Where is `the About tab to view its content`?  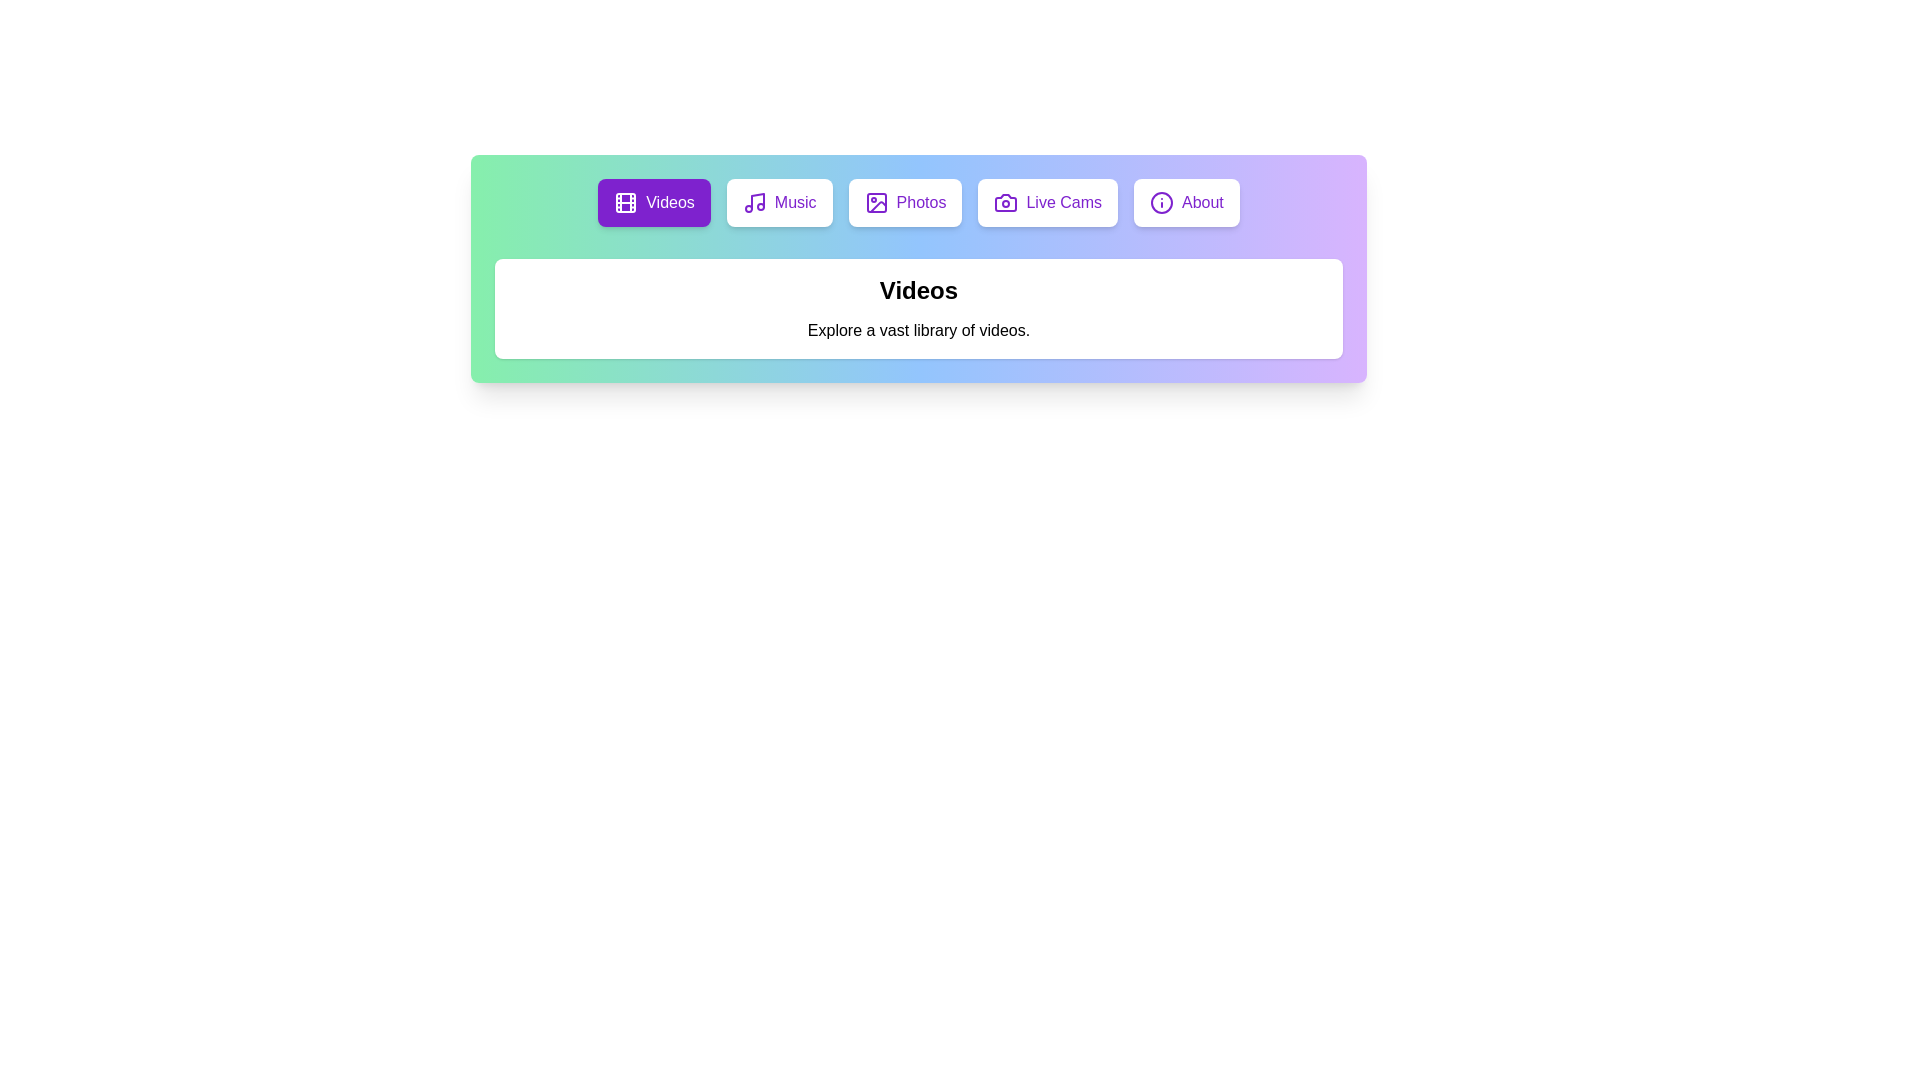 the About tab to view its content is located at coordinates (1186, 203).